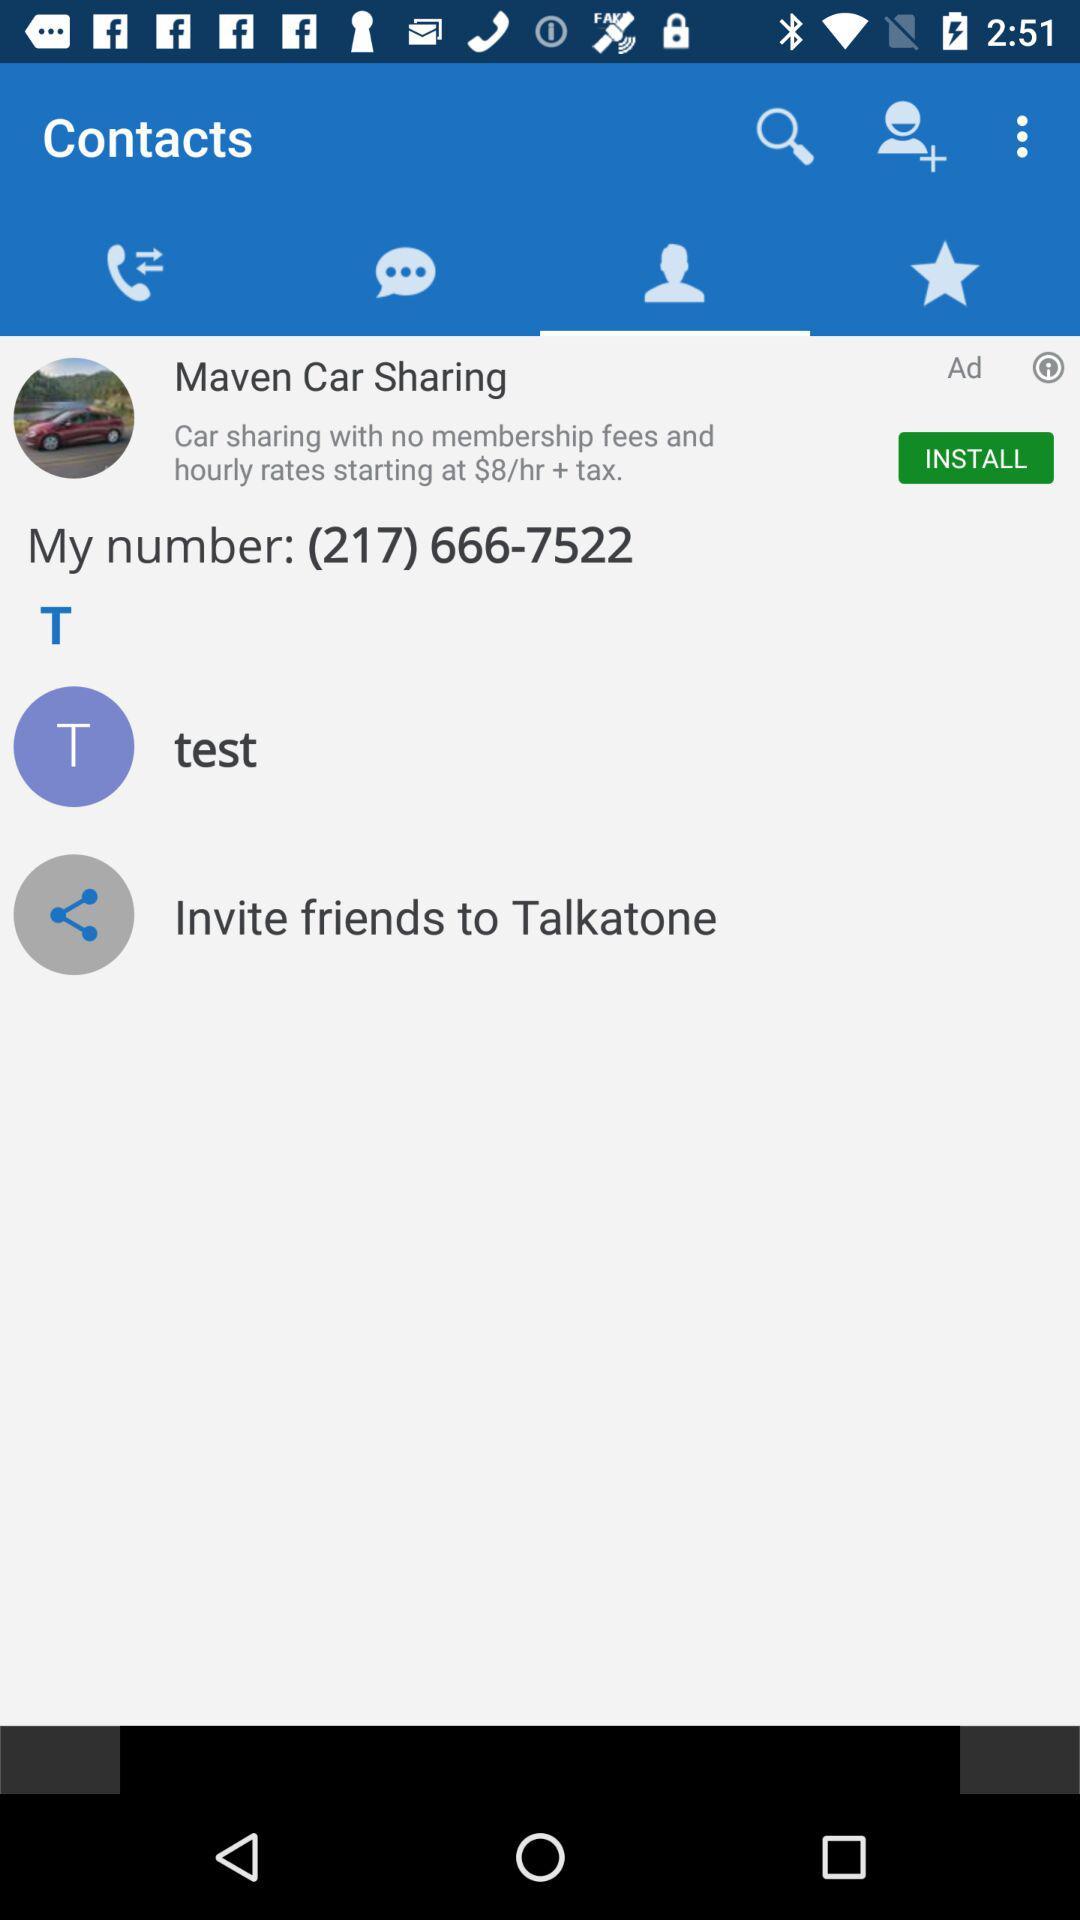 This screenshot has width=1080, height=1920. I want to click on an advertisement, so click(72, 417).